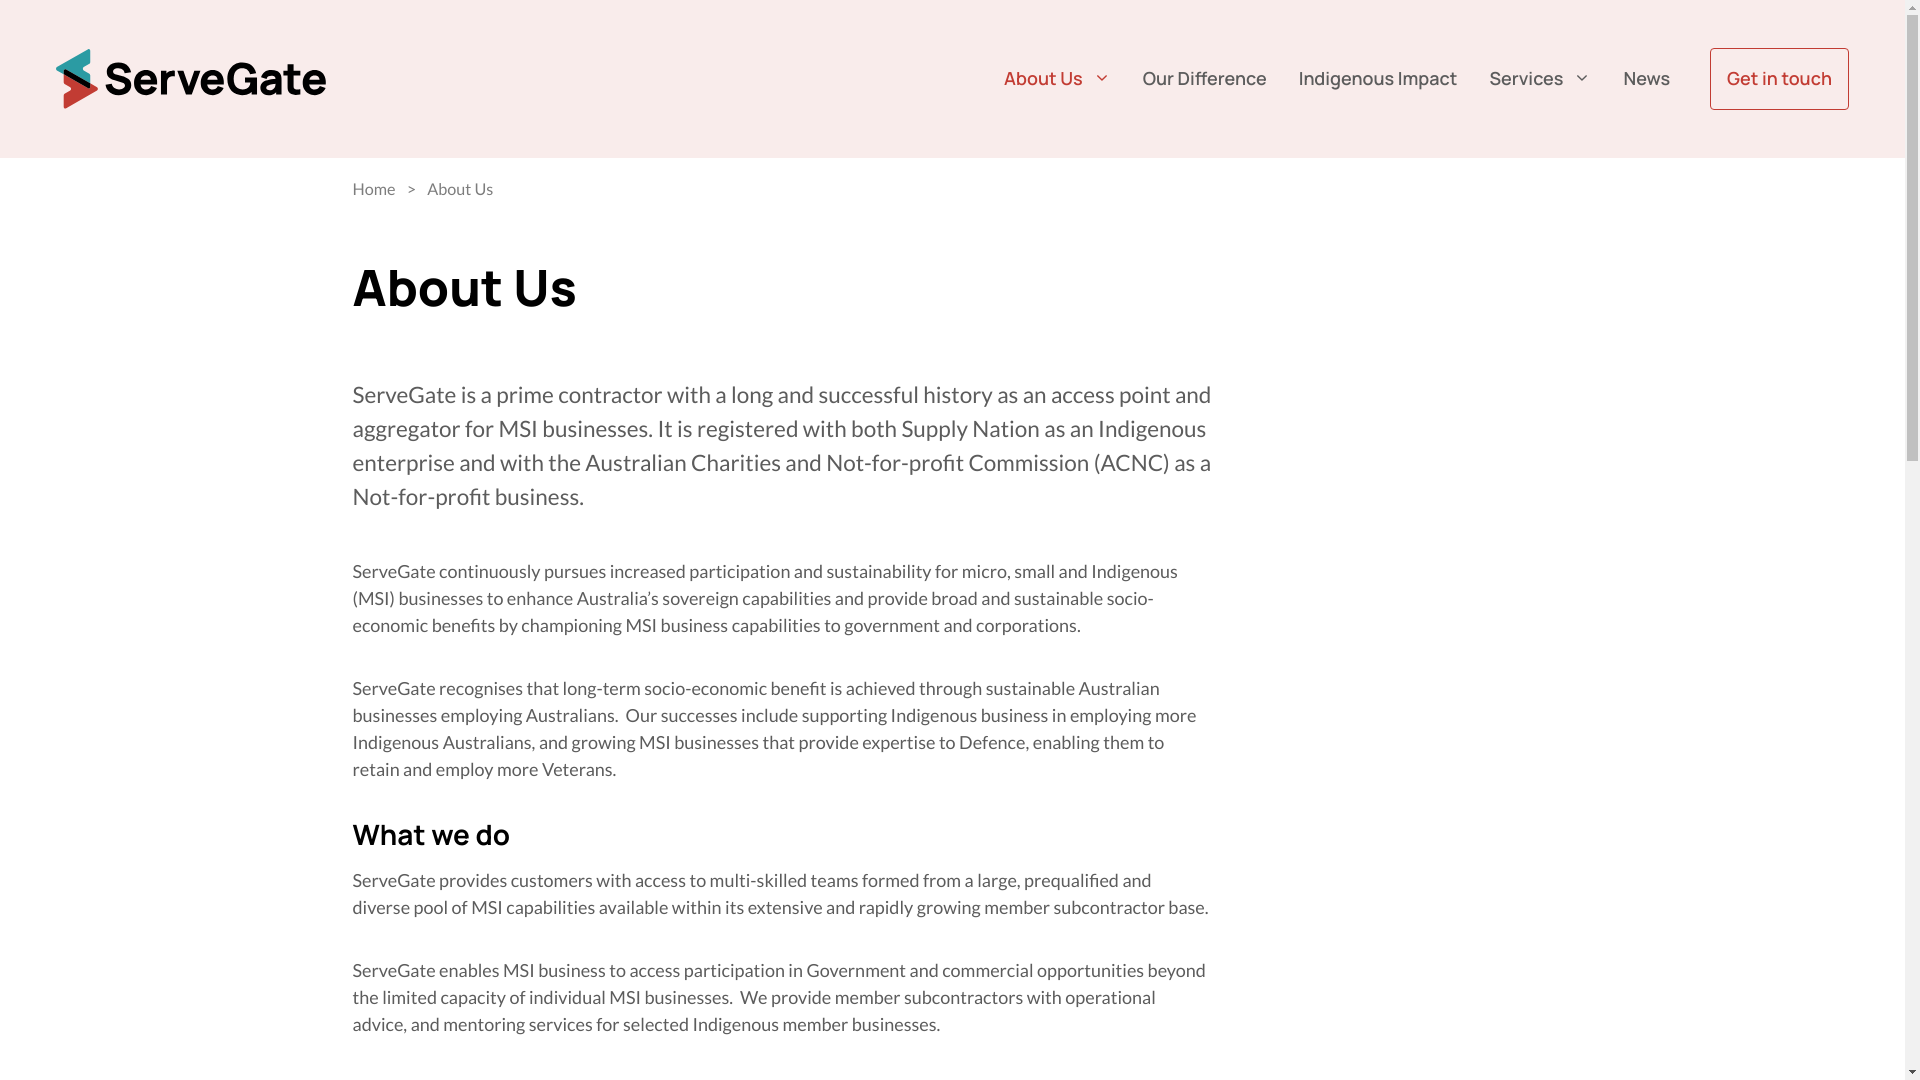 Image resolution: width=1920 pixels, height=1080 pixels. What do you see at coordinates (191, 77) in the screenshot?
I see `'ServeGate'` at bounding box center [191, 77].